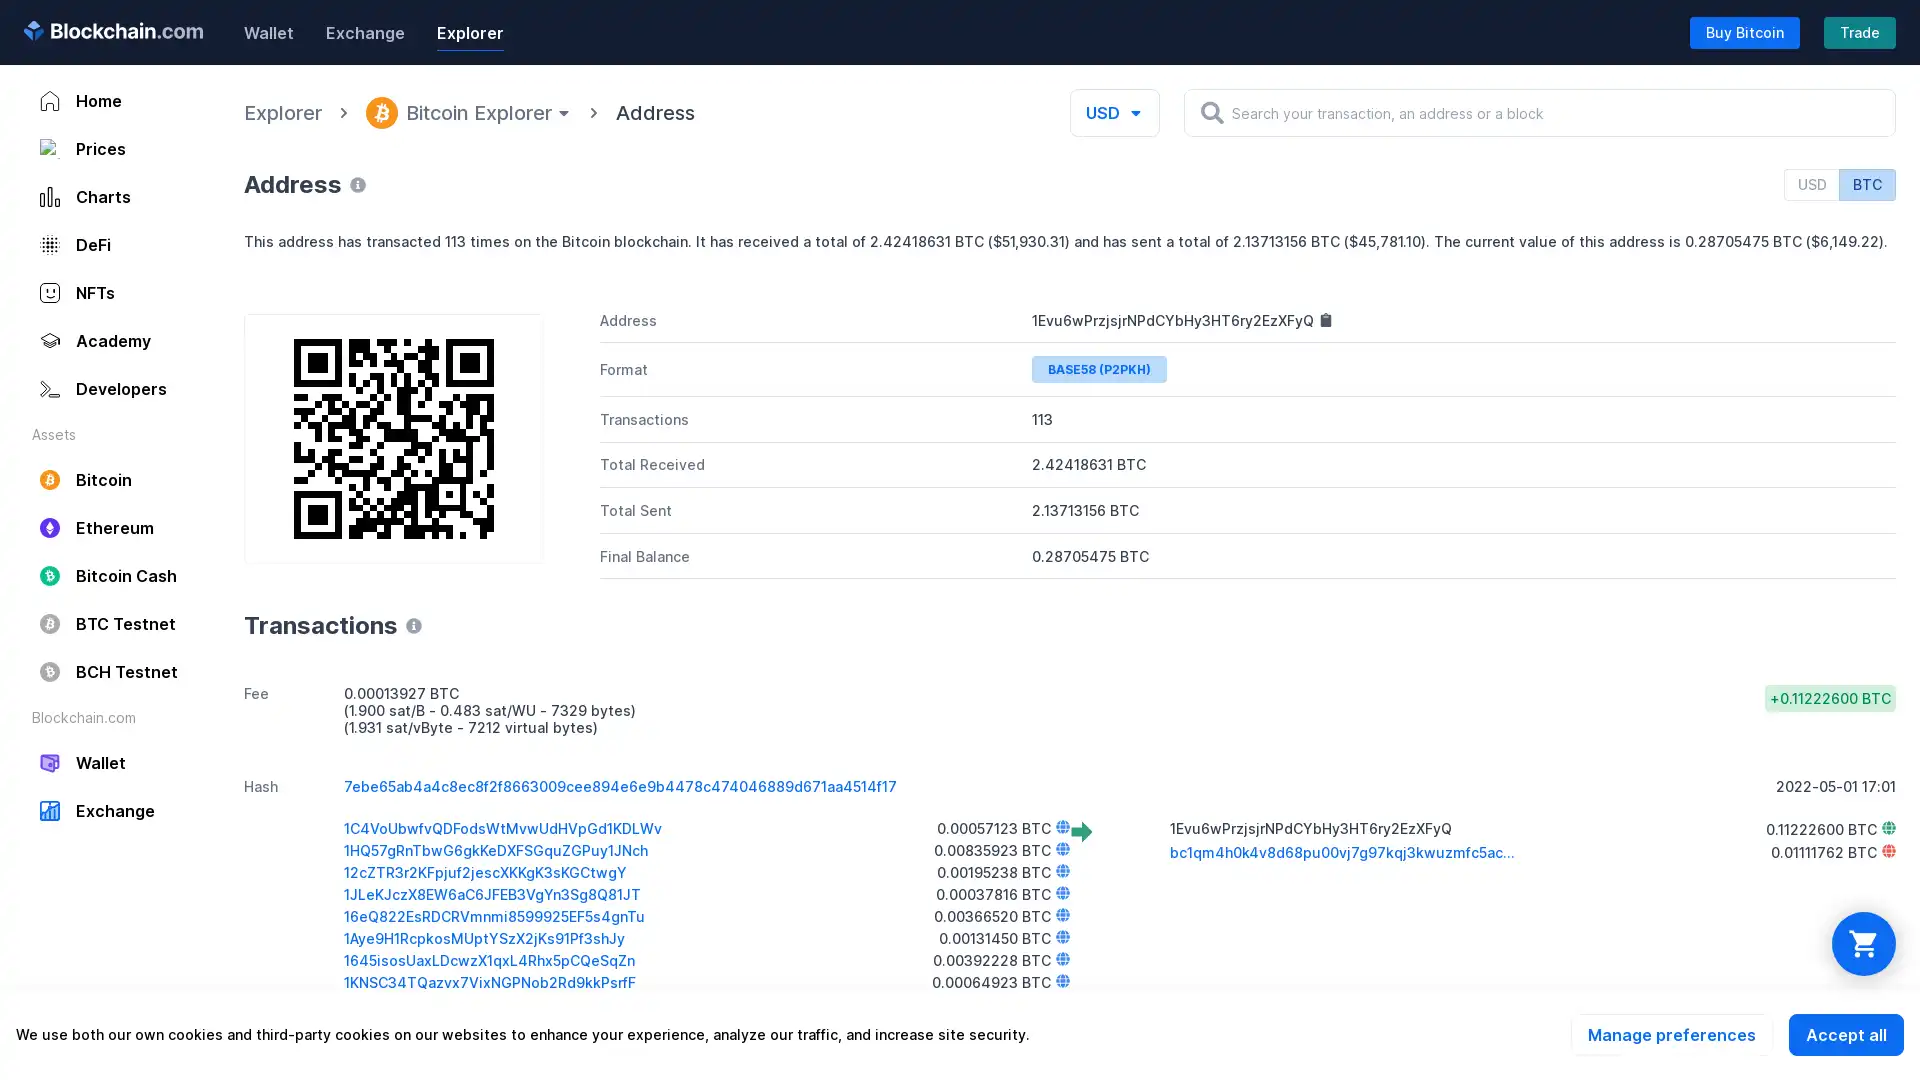 Image resolution: width=1920 pixels, height=1080 pixels. What do you see at coordinates (1859, 31) in the screenshot?
I see `Trade` at bounding box center [1859, 31].